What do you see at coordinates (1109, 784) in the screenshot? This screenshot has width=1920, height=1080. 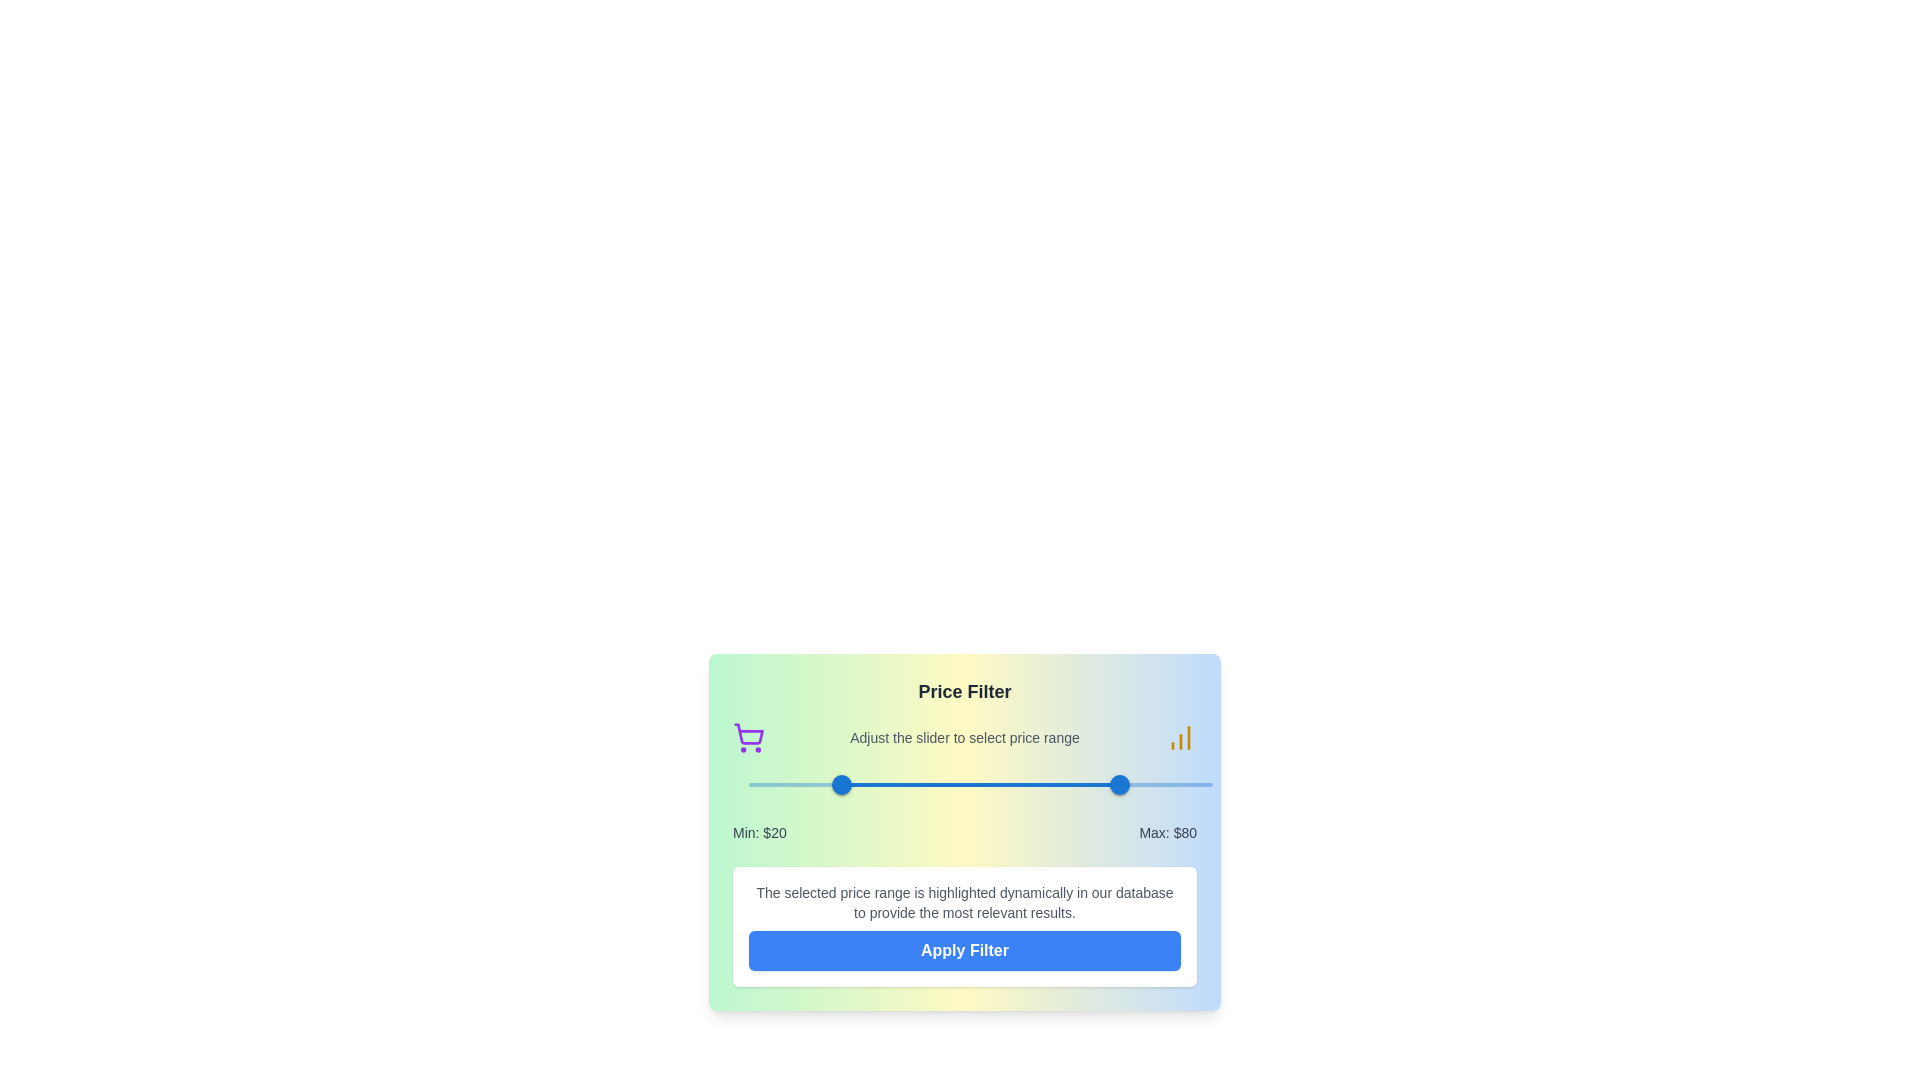 I see `slider value` at bounding box center [1109, 784].